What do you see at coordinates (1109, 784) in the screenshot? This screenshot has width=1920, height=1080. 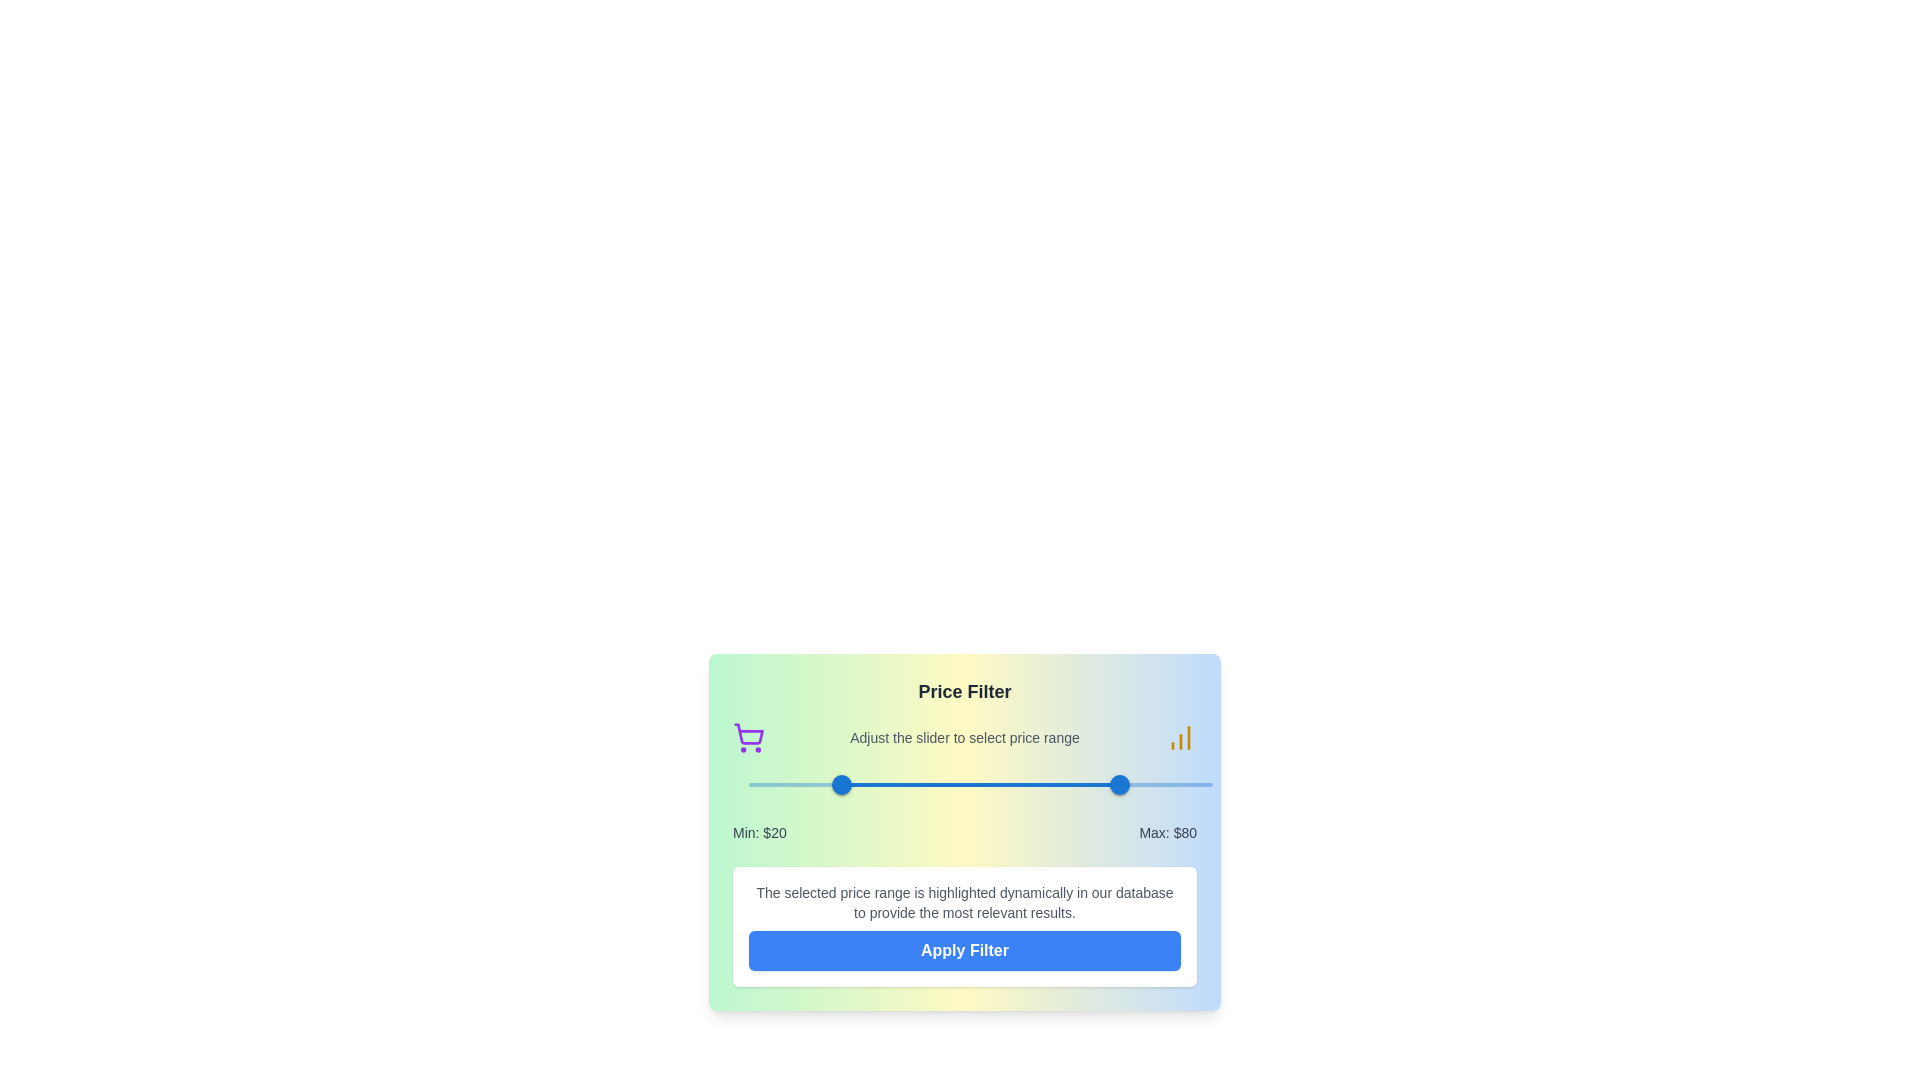 I see `slider value` at bounding box center [1109, 784].